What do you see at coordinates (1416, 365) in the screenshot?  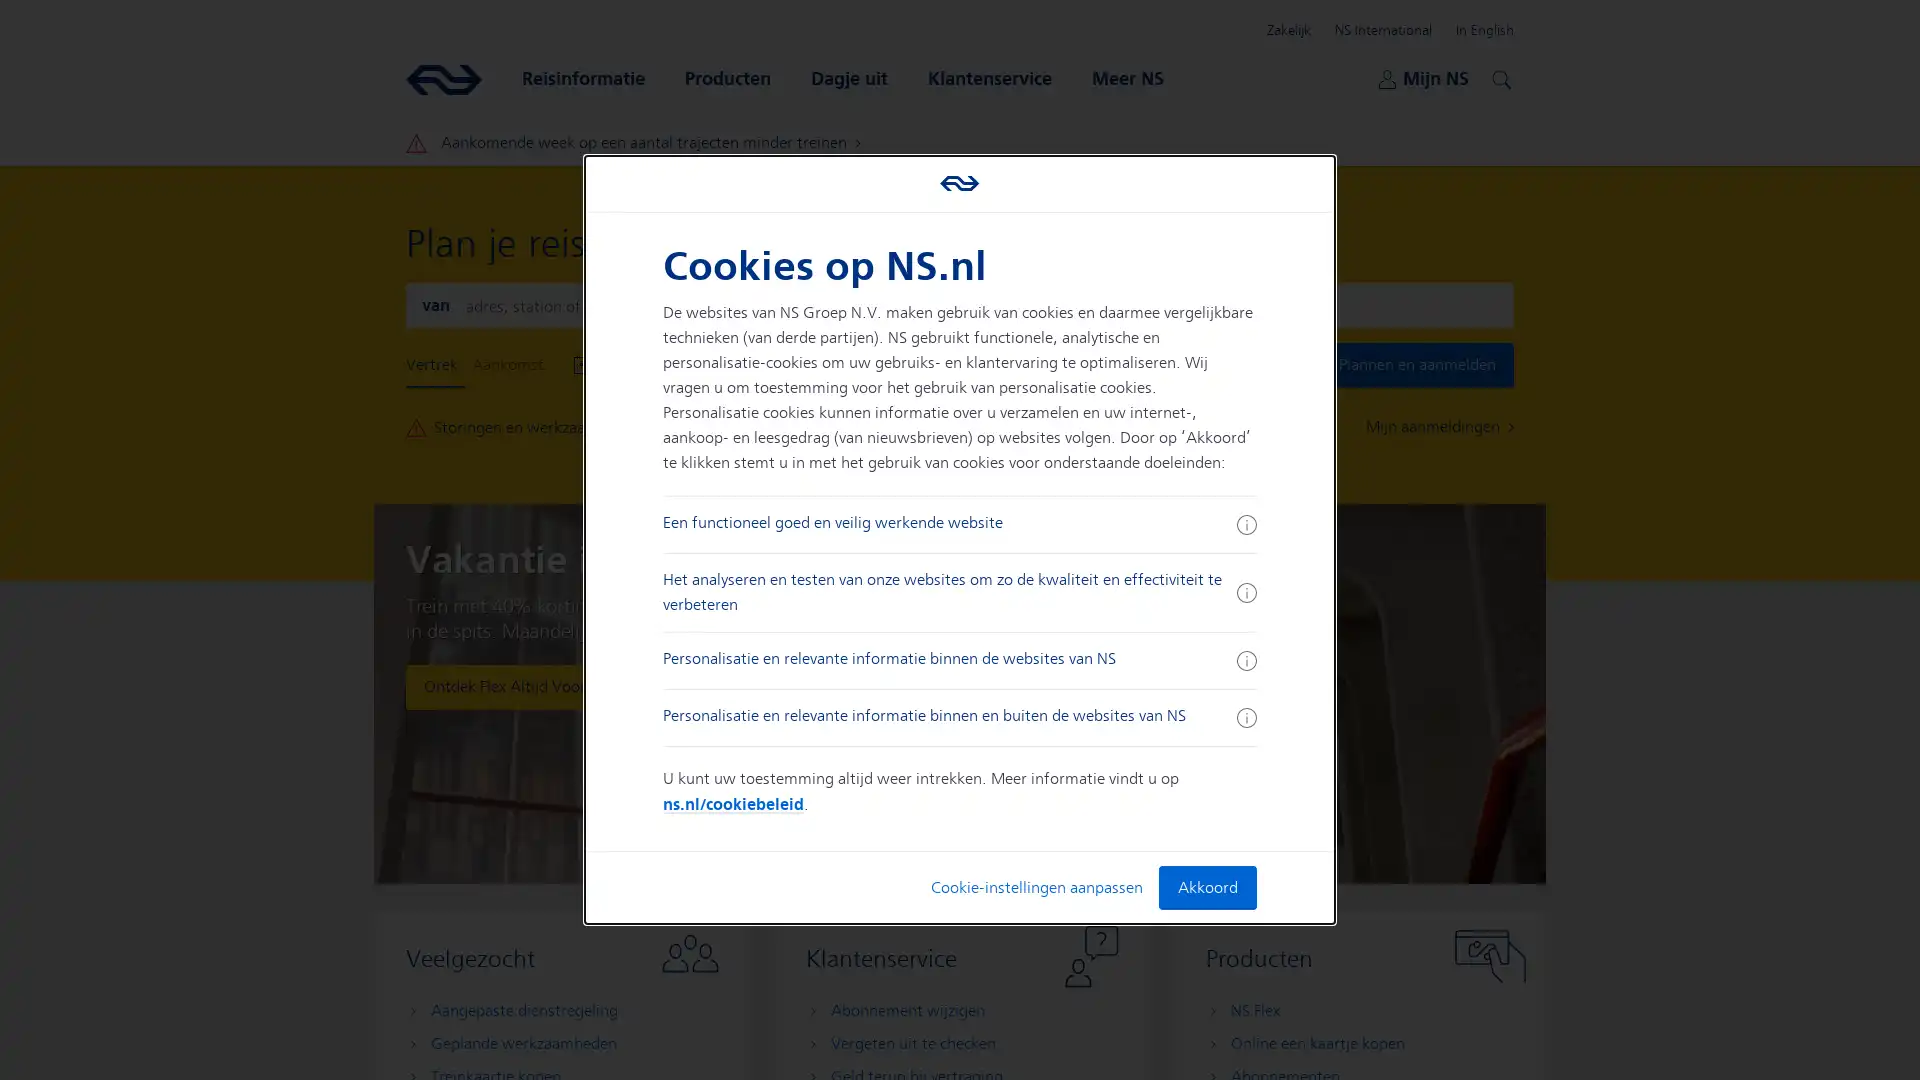 I see `Plannen en aanmelden` at bounding box center [1416, 365].